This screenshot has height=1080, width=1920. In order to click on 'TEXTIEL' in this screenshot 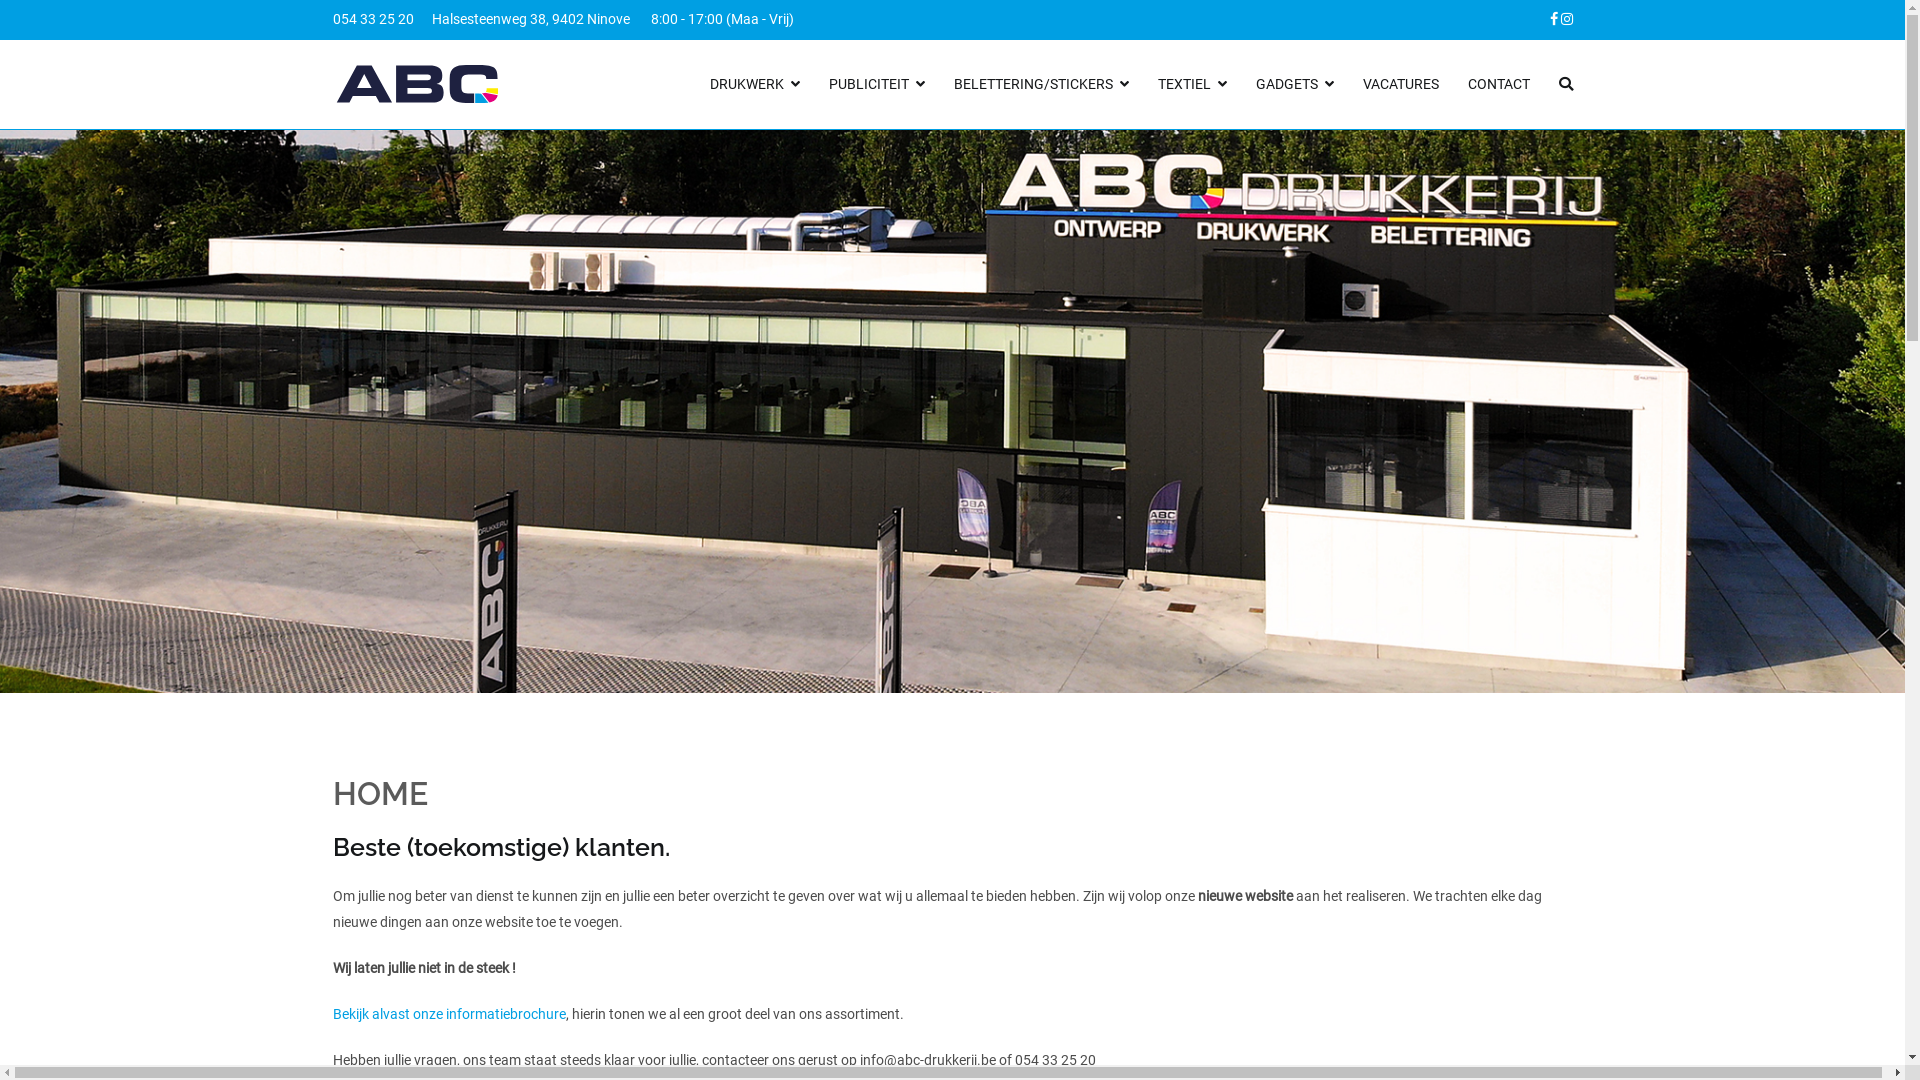, I will do `click(1192, 83)`.